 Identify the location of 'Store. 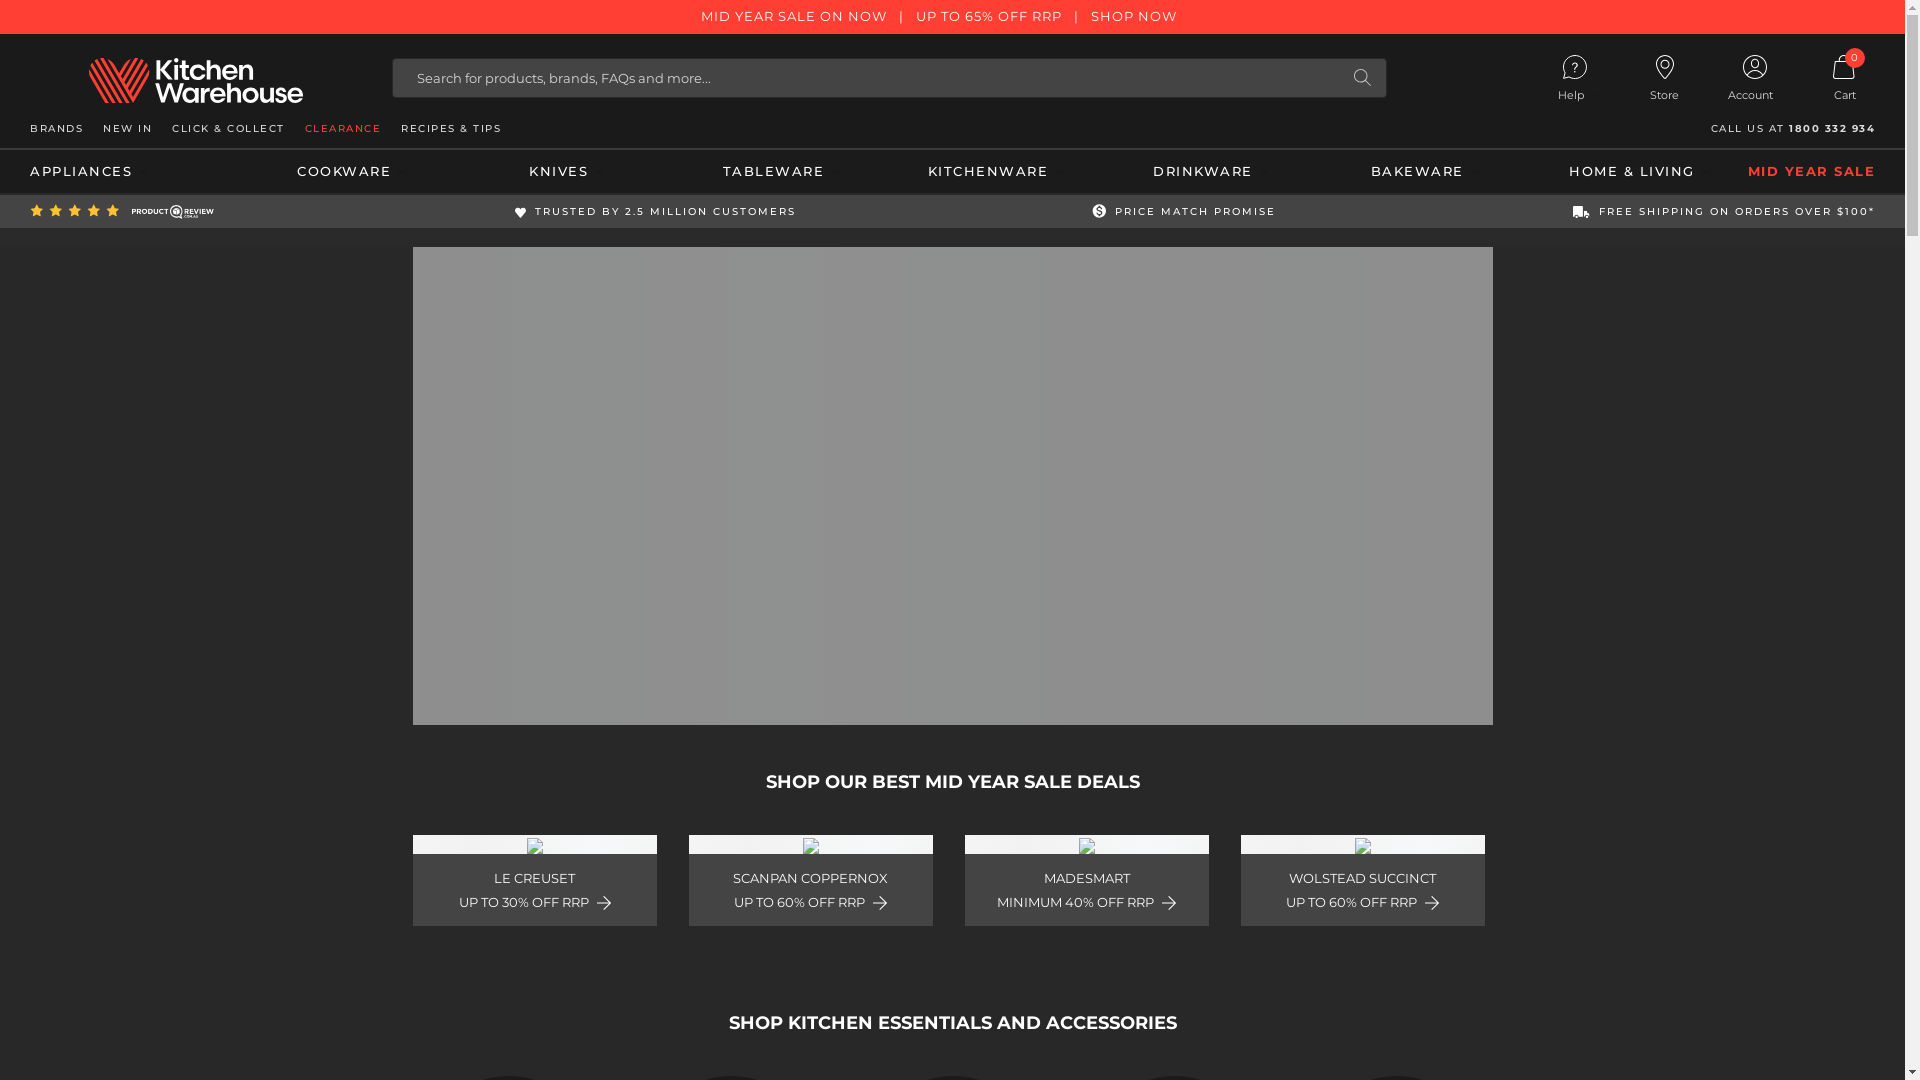
(1665, 77).